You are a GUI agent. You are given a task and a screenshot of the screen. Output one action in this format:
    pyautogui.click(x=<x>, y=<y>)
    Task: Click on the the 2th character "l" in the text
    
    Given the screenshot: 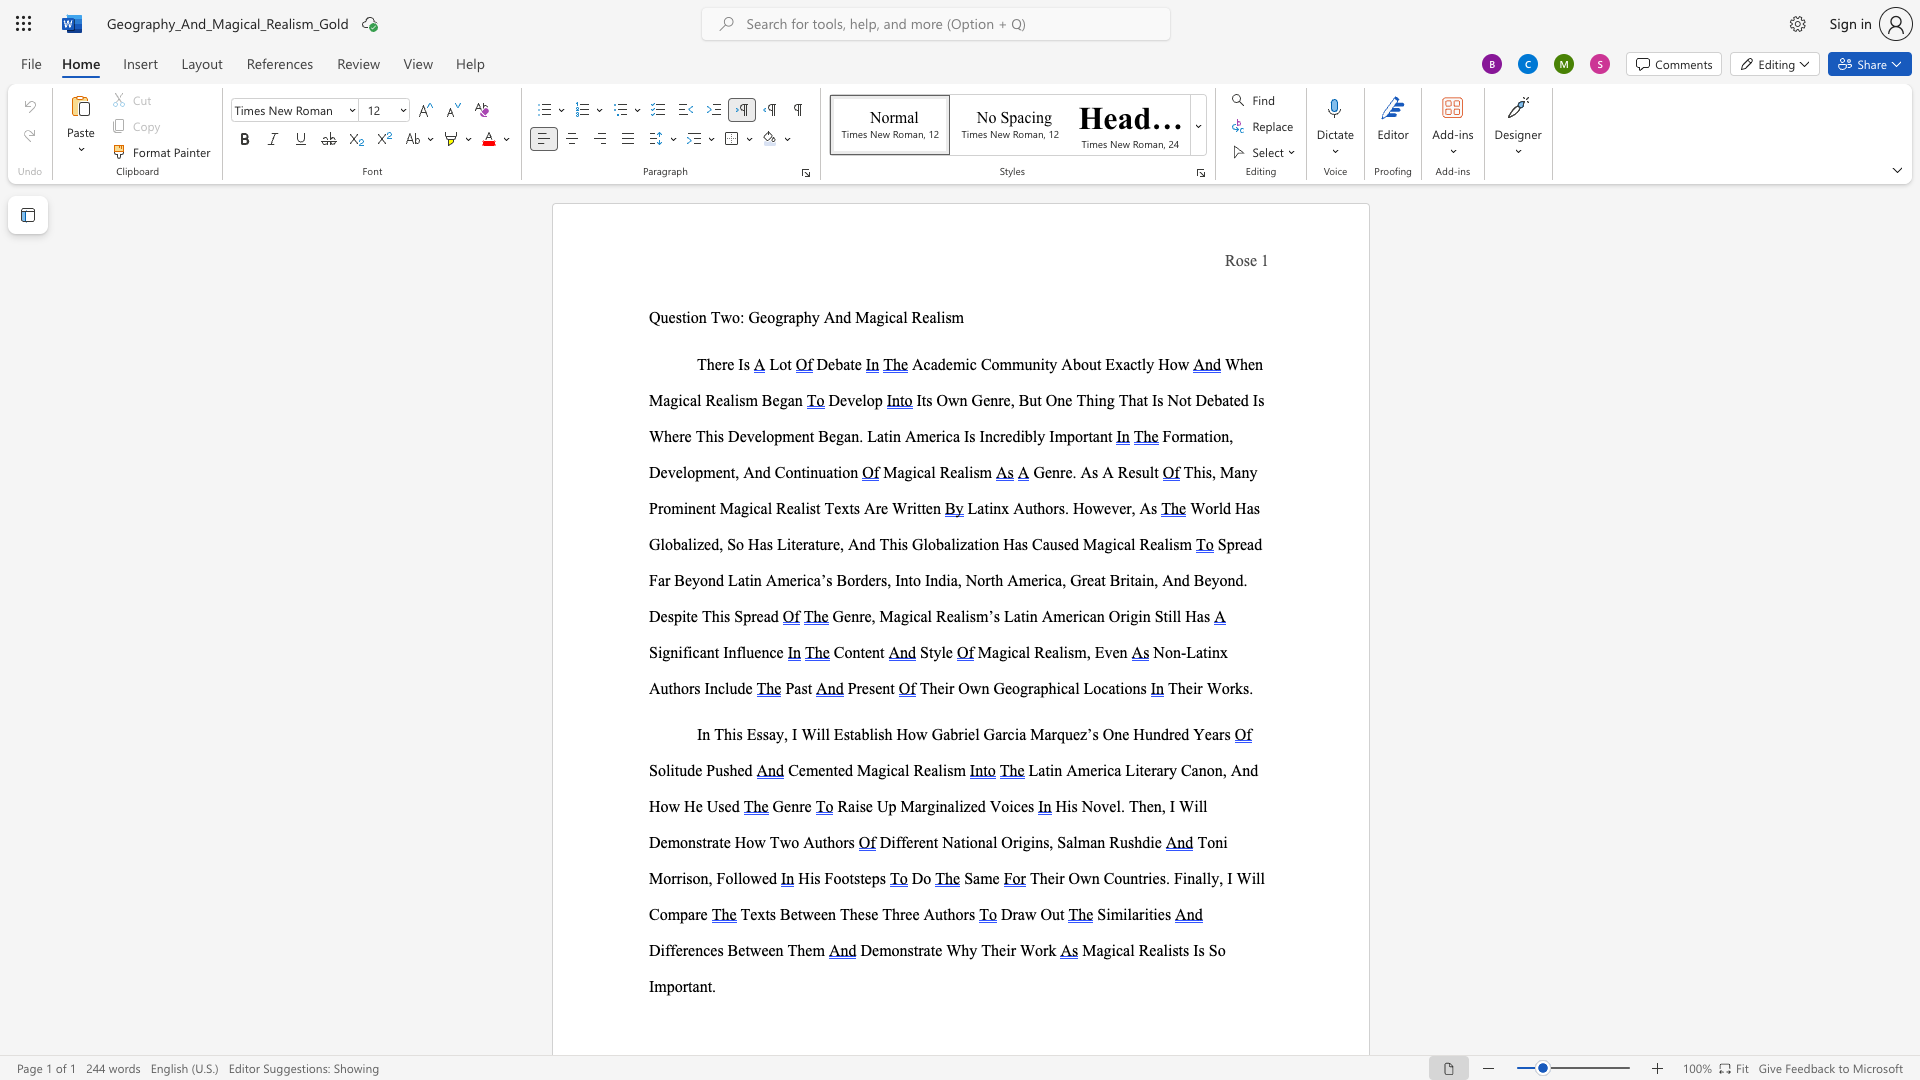 What is the action you would take?
    pyautogui.click(x=1060, y=652)
    